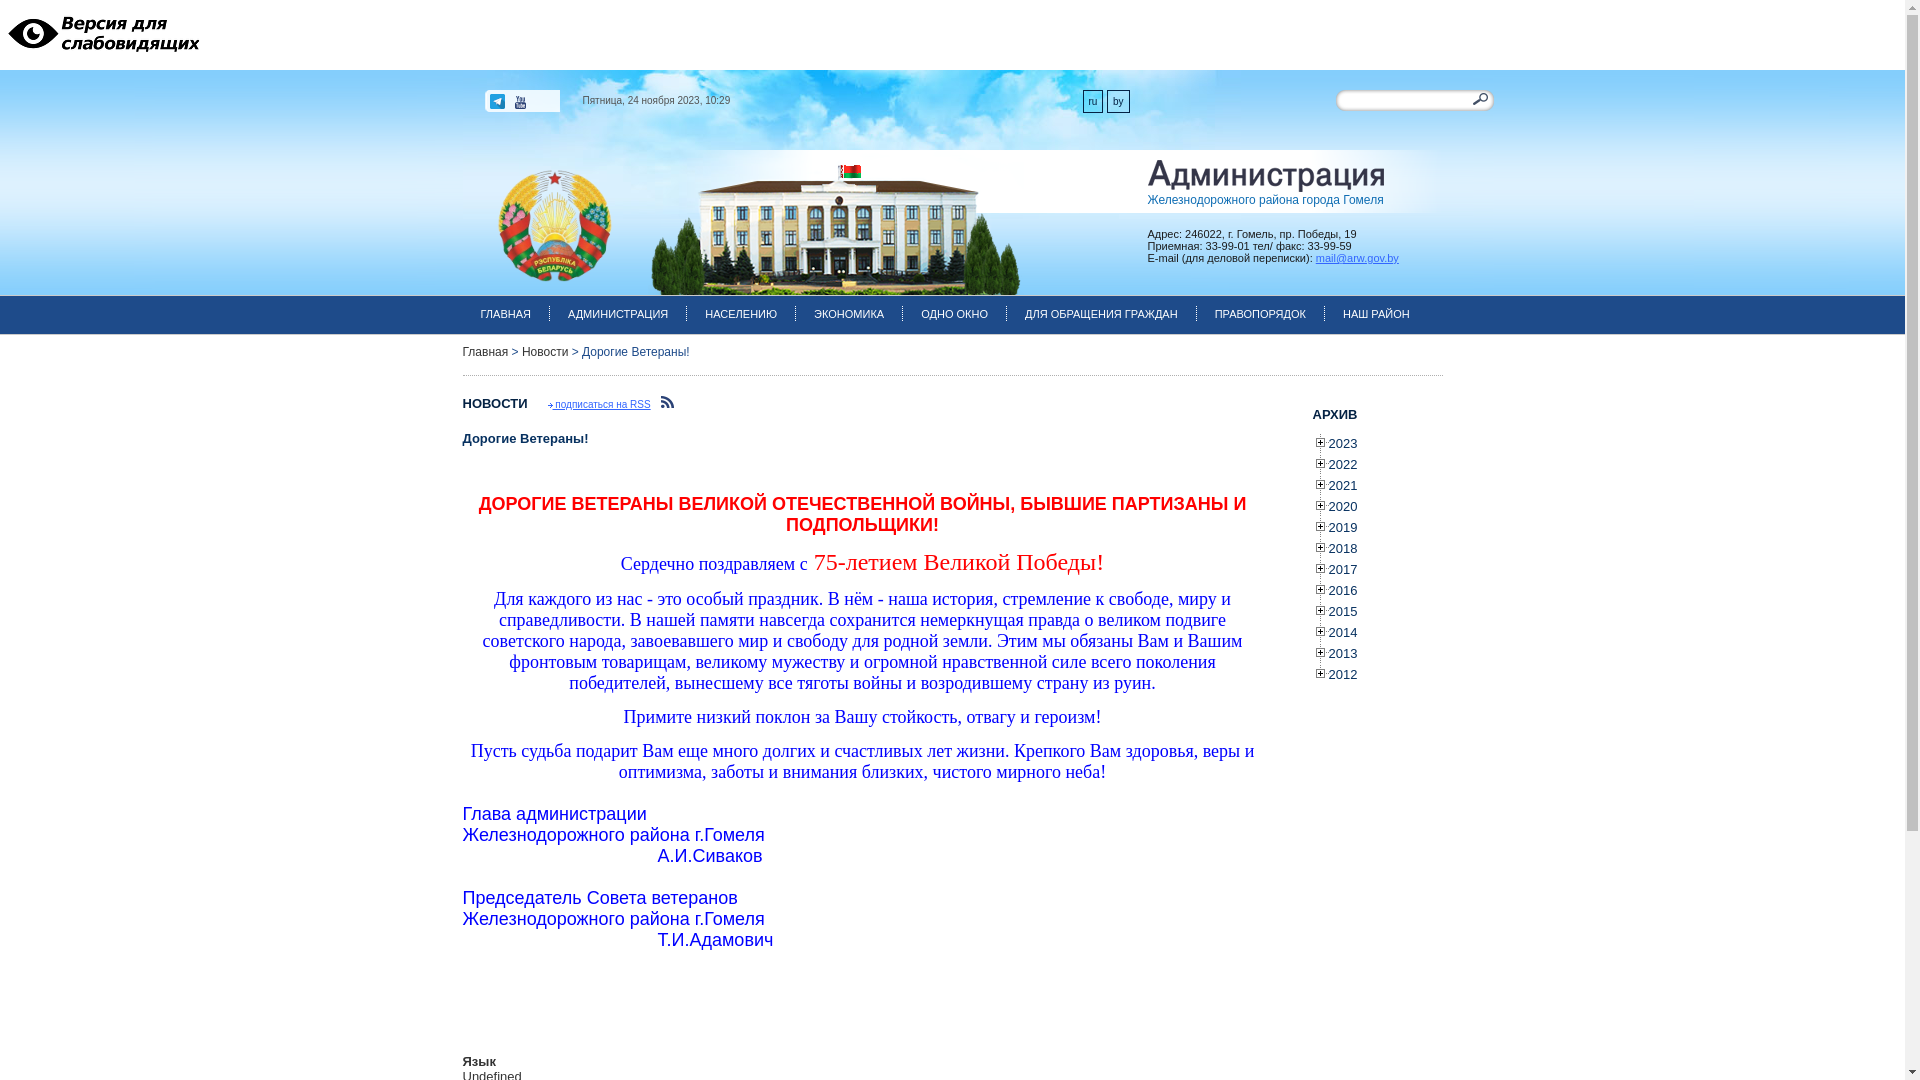  Describe the element at coordinates (1117, 101) in the screenshot. I see `'by'` at that location.